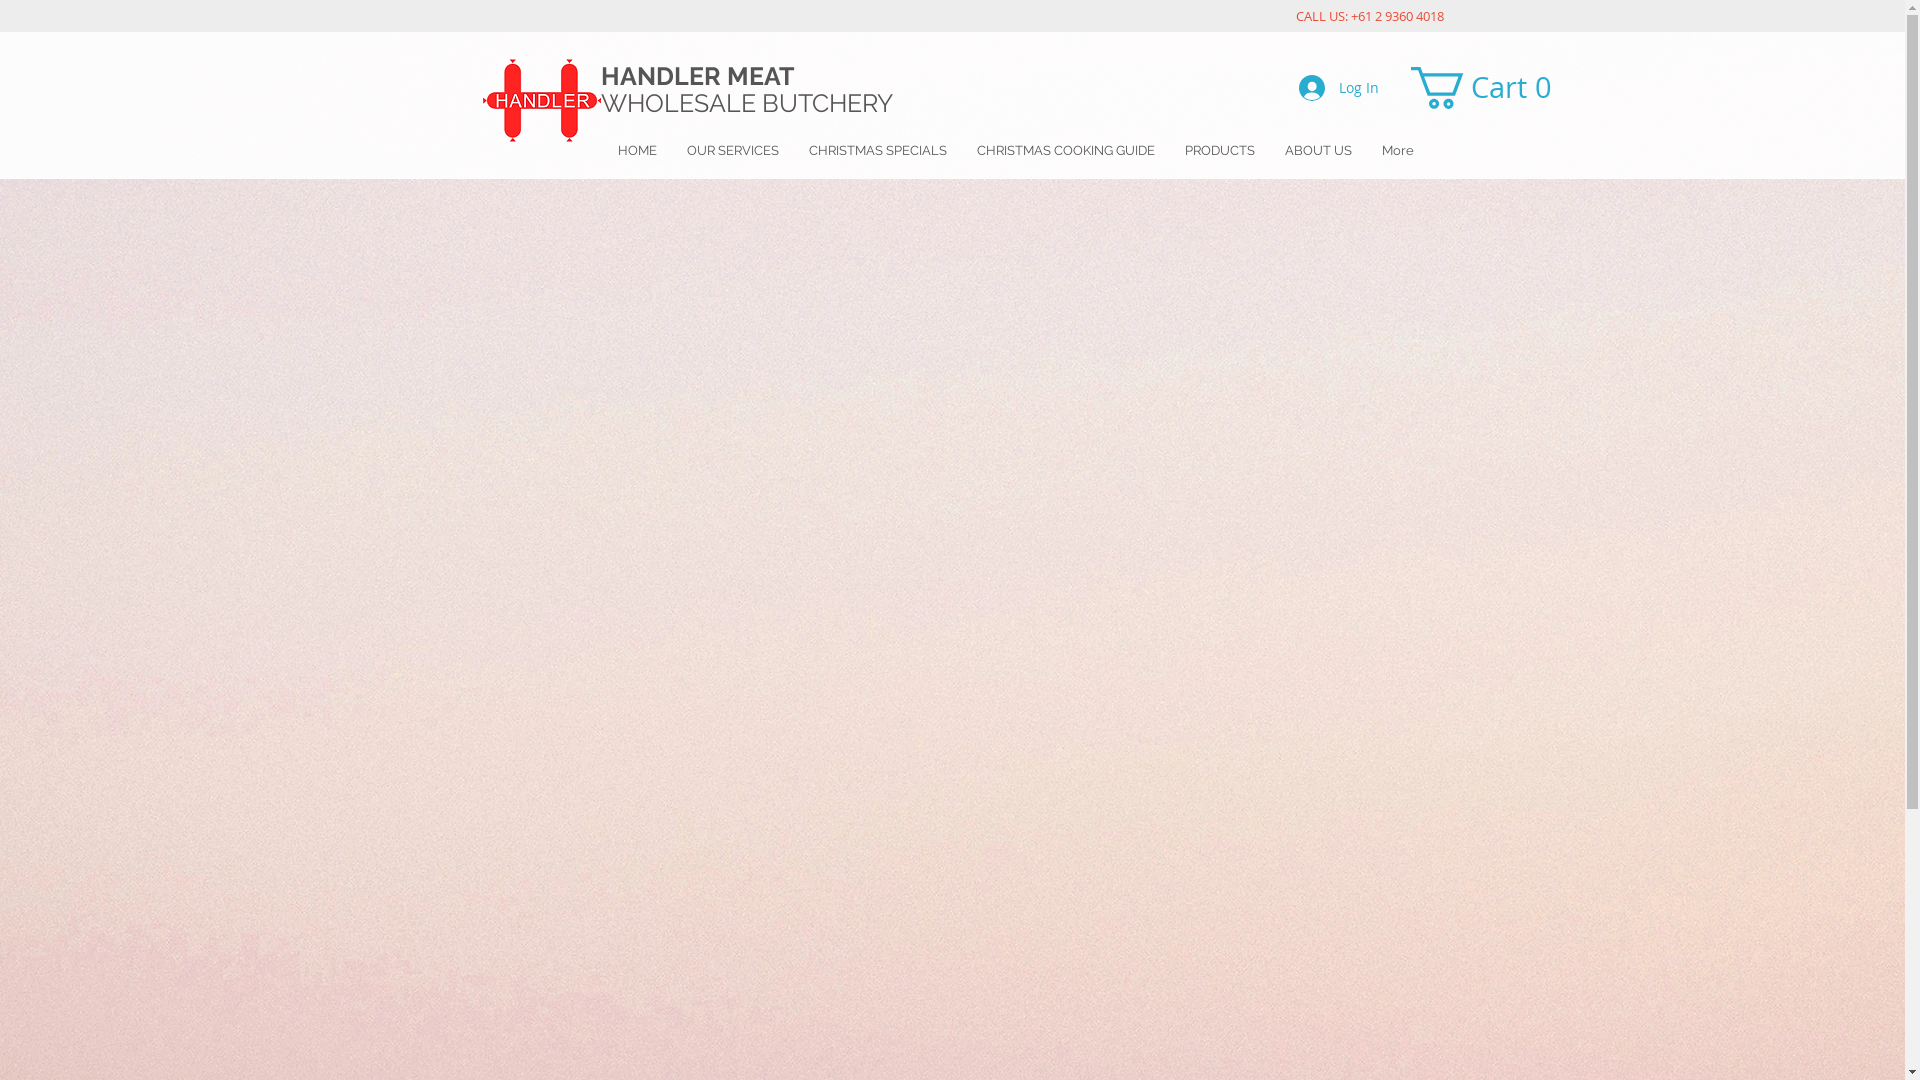 The width and height of the screenshot is (1920, 1080). Describe the element at coordinates (541, 100) in the screenshot. I see `'Untitled.png'` at that location.